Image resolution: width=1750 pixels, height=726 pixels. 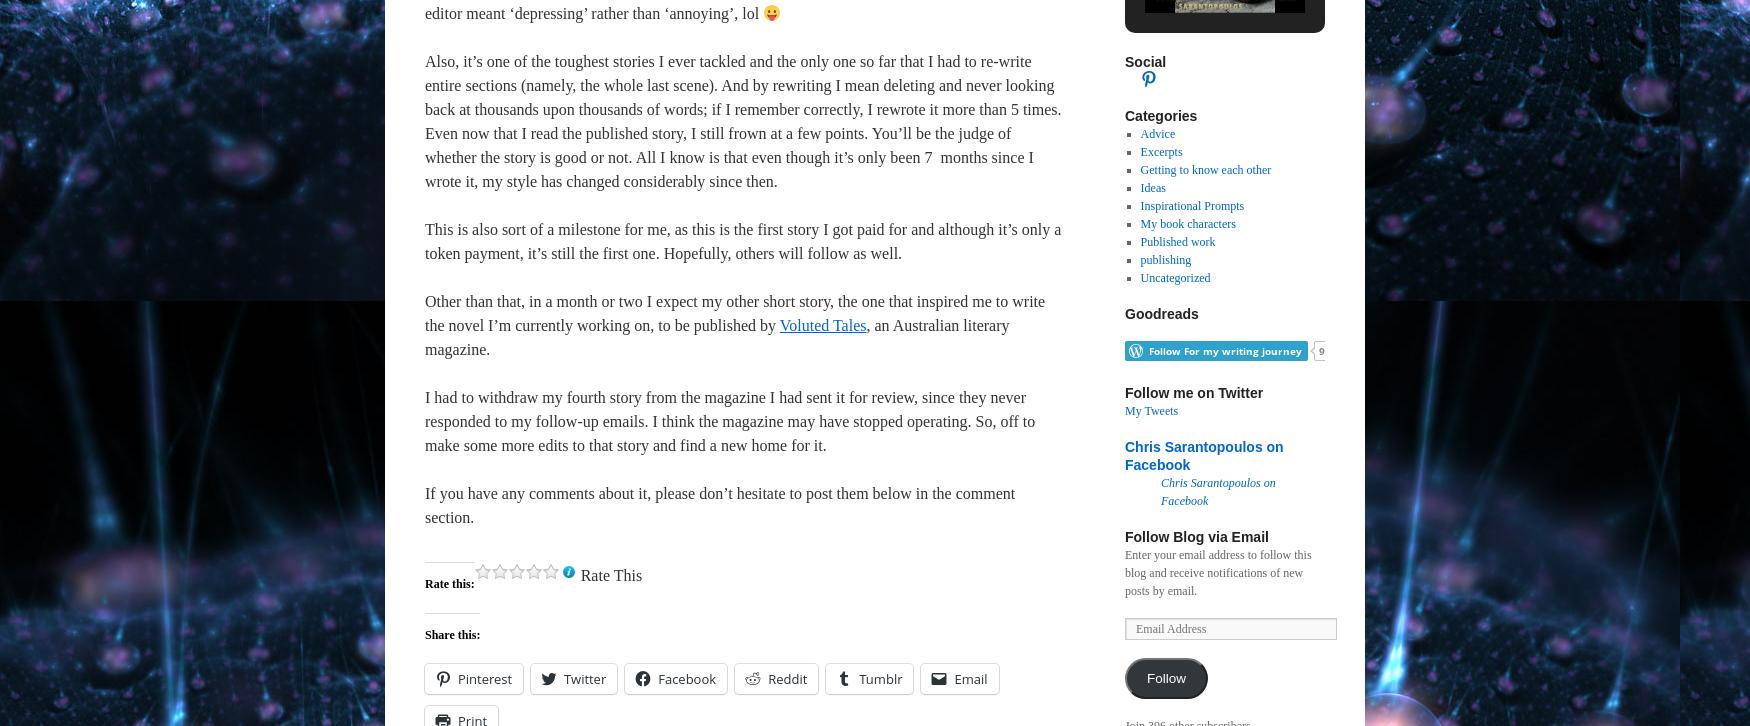 What do you see at coordinates (424, 336) in the screenshot?
I see `', an Australian literary magazine.'` at bounding box center [424, 336].